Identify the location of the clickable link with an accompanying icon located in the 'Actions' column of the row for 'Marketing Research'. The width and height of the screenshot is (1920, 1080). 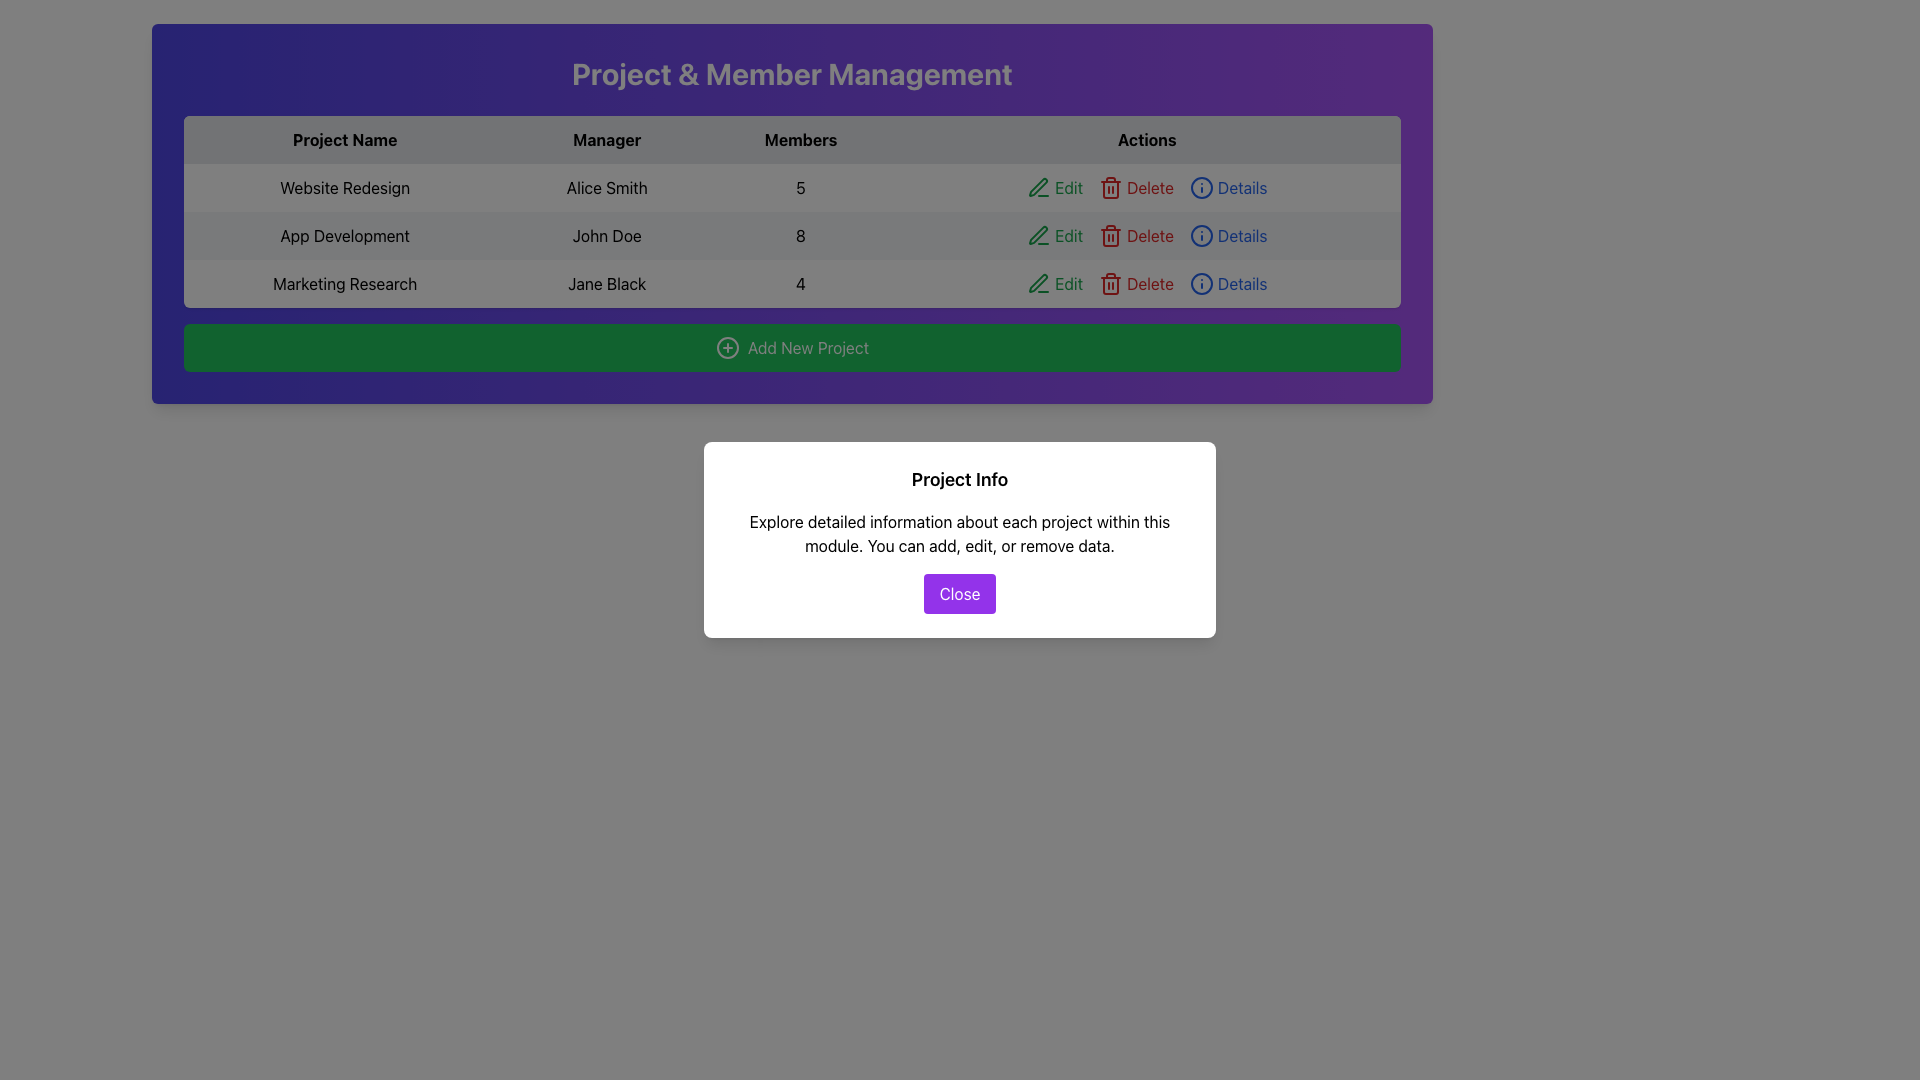
(1227, 284).